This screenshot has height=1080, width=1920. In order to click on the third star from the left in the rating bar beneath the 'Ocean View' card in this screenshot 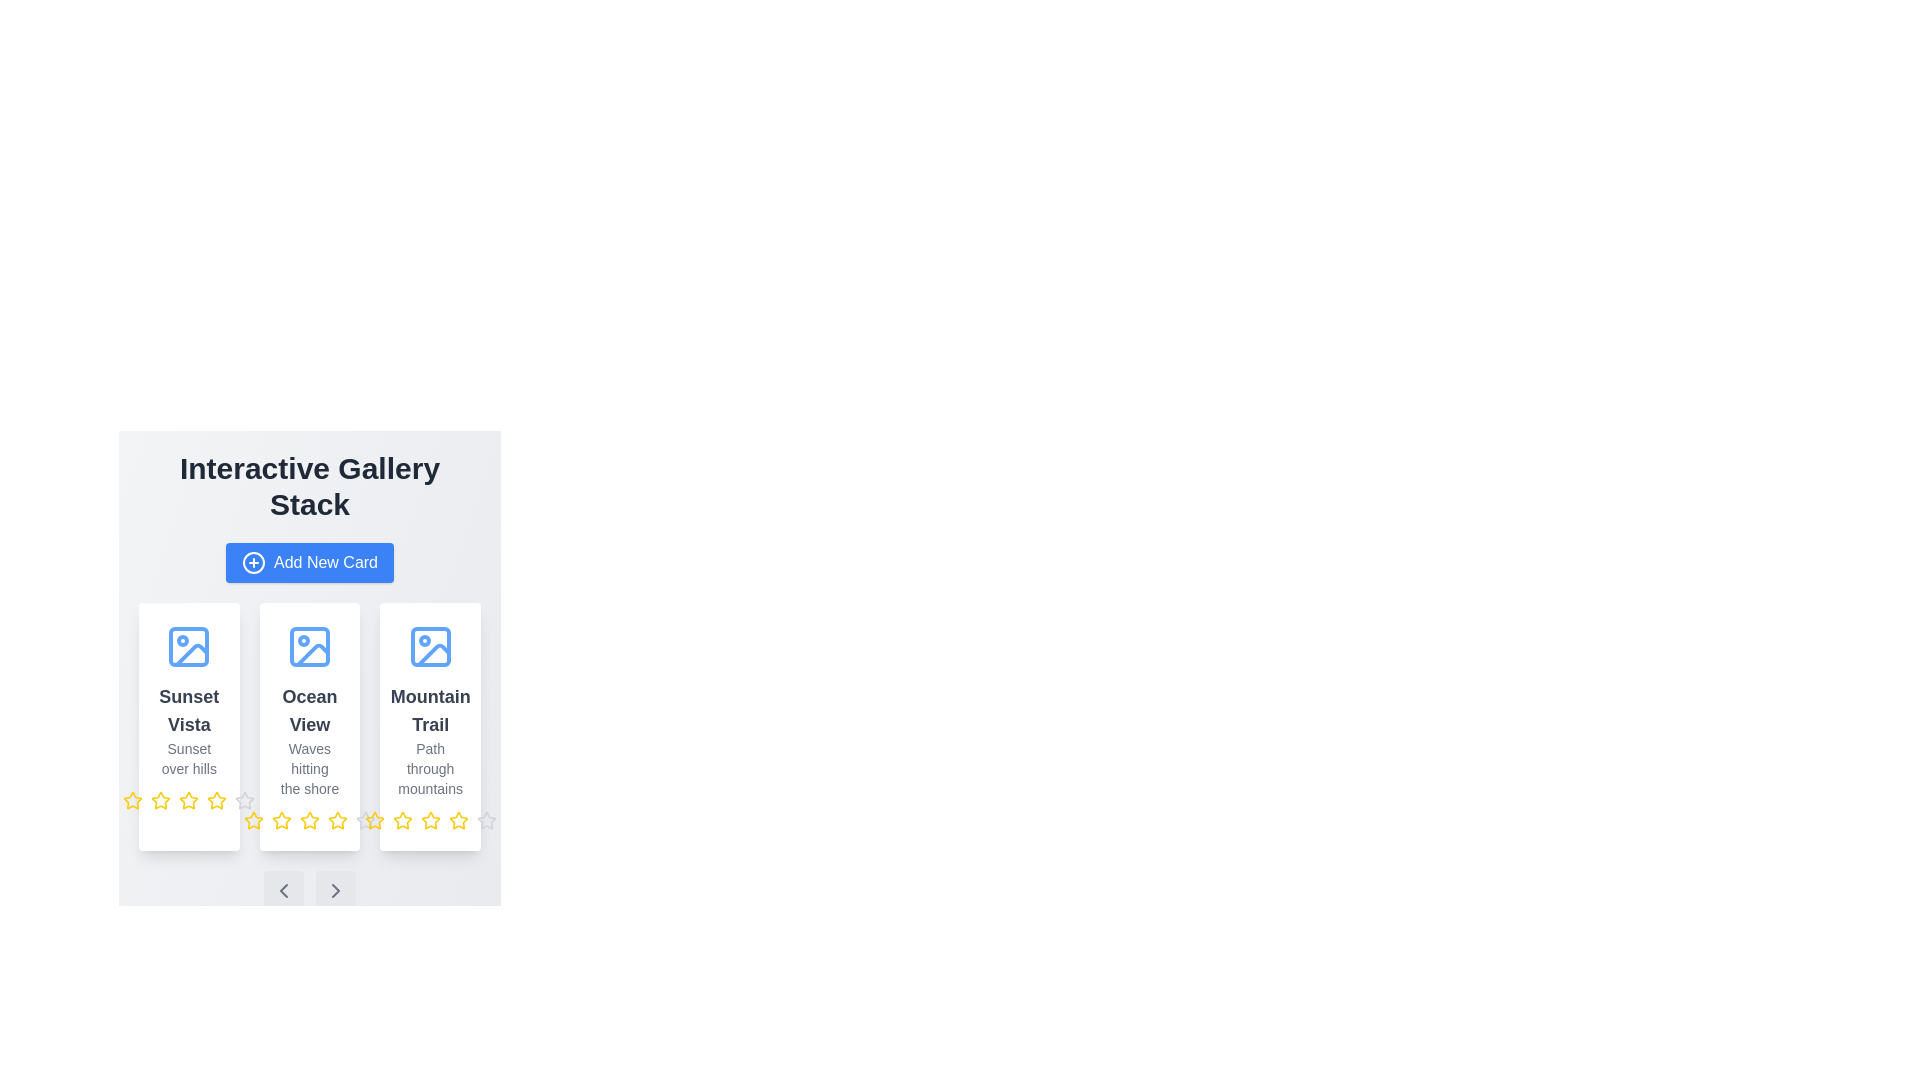, I will do `click(253, 820)`.